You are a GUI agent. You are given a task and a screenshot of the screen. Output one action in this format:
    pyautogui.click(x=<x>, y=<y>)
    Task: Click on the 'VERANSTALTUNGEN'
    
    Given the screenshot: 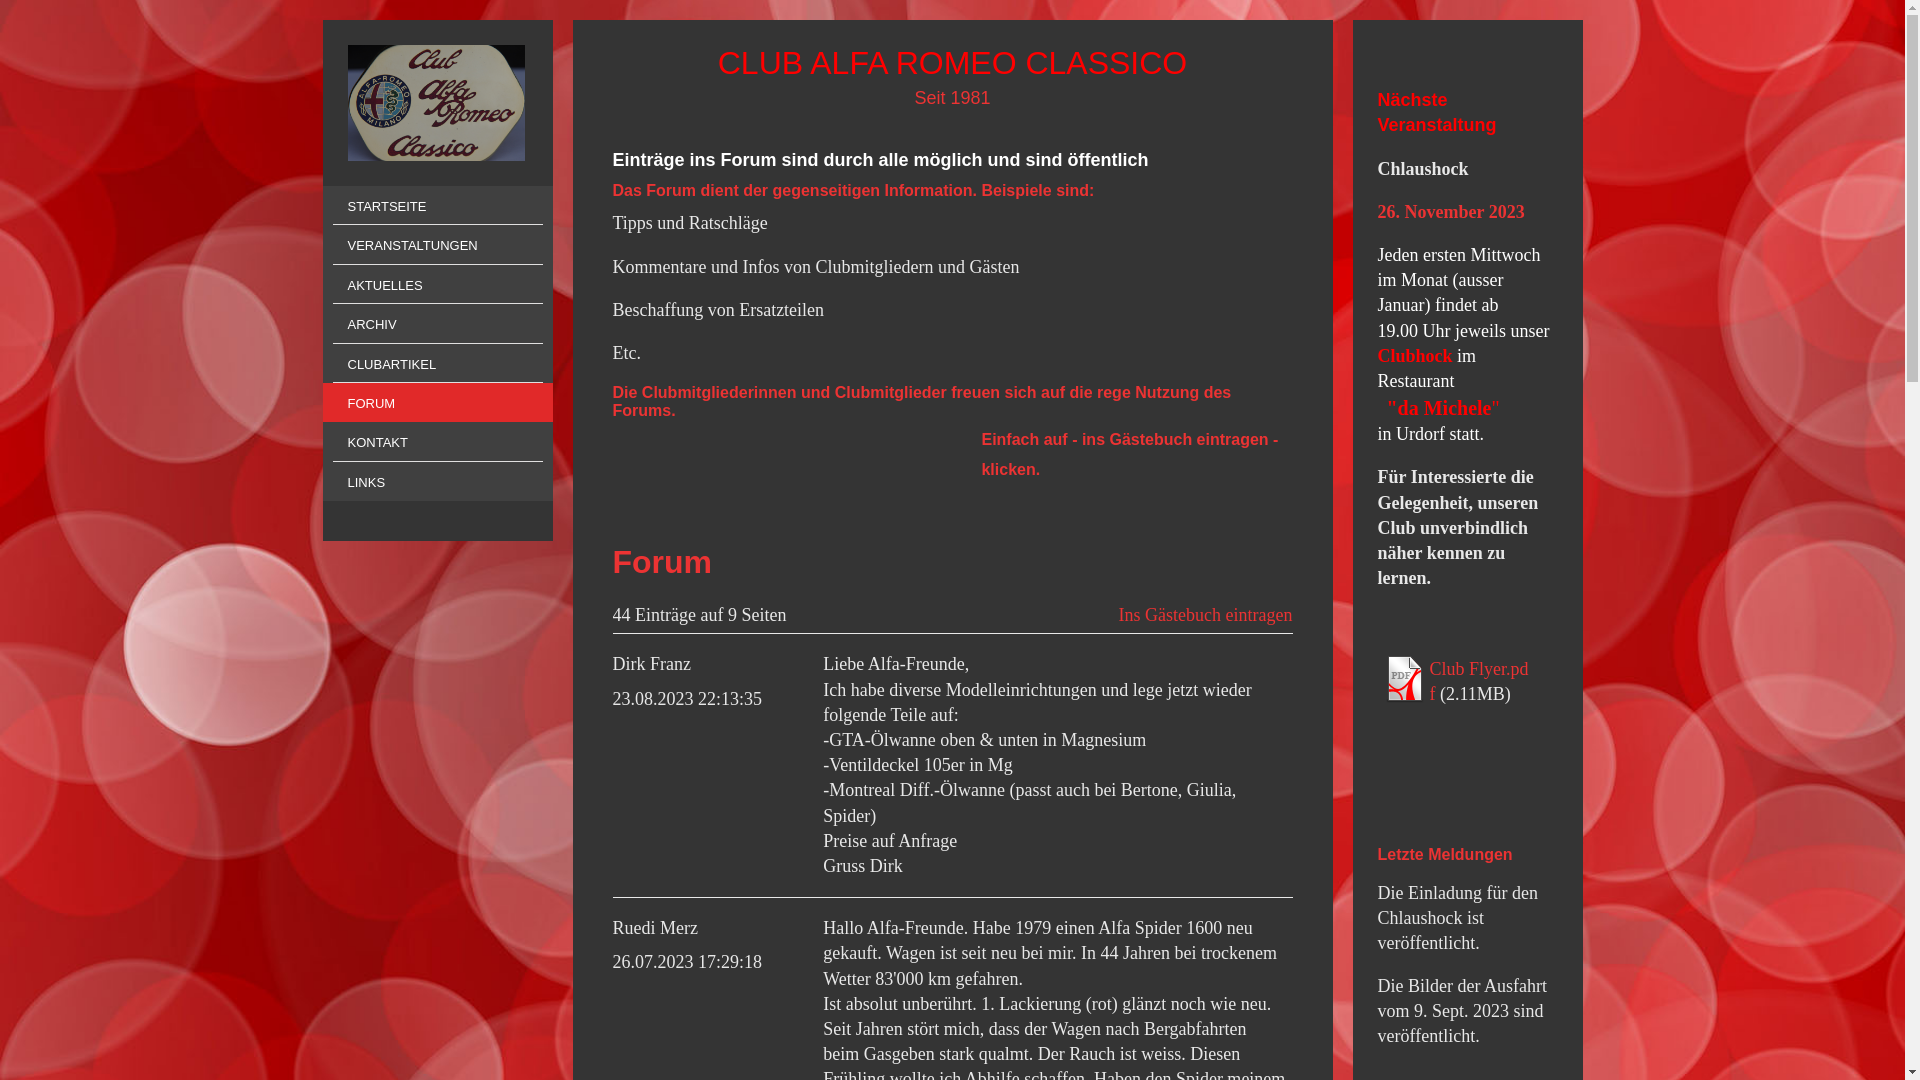 What is the action you would take?
    pyautogui.click(x=435, y=243)
    